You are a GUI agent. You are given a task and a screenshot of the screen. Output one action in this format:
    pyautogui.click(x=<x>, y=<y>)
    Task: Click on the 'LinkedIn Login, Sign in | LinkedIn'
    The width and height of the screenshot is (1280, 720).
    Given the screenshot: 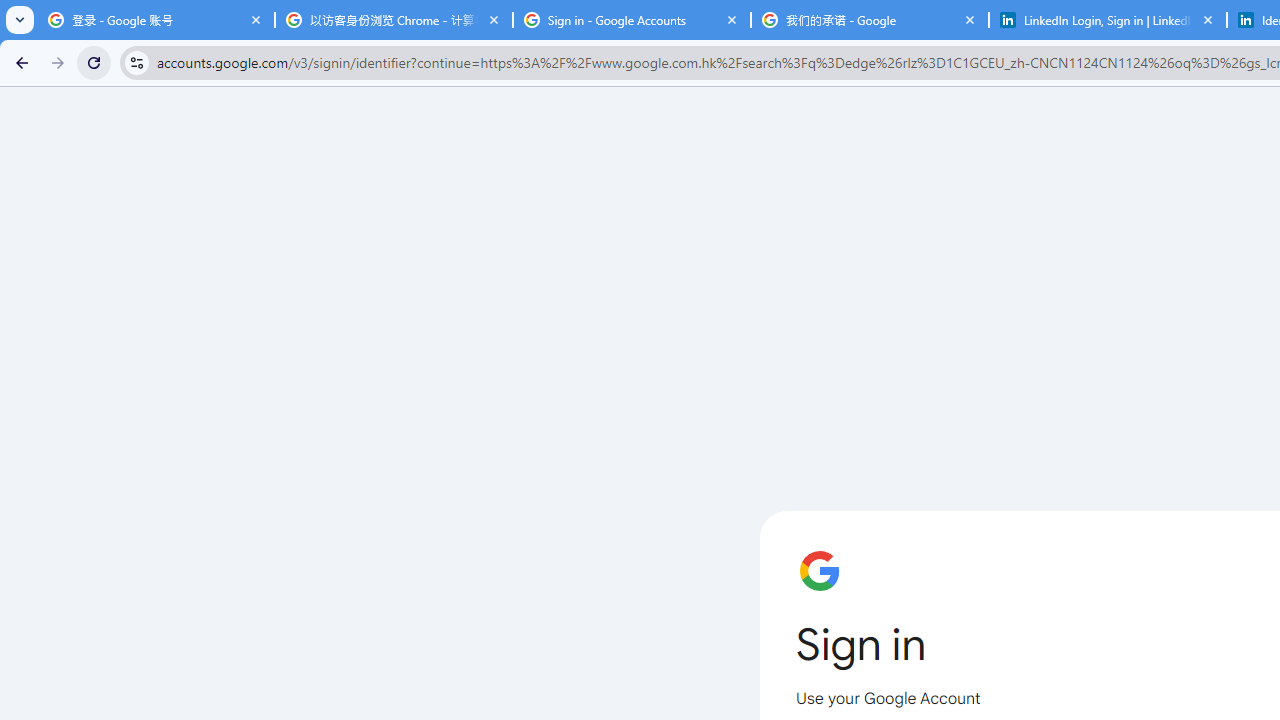 What is the action you would take?
    pyautogui.click(x=1107, y=20)
    